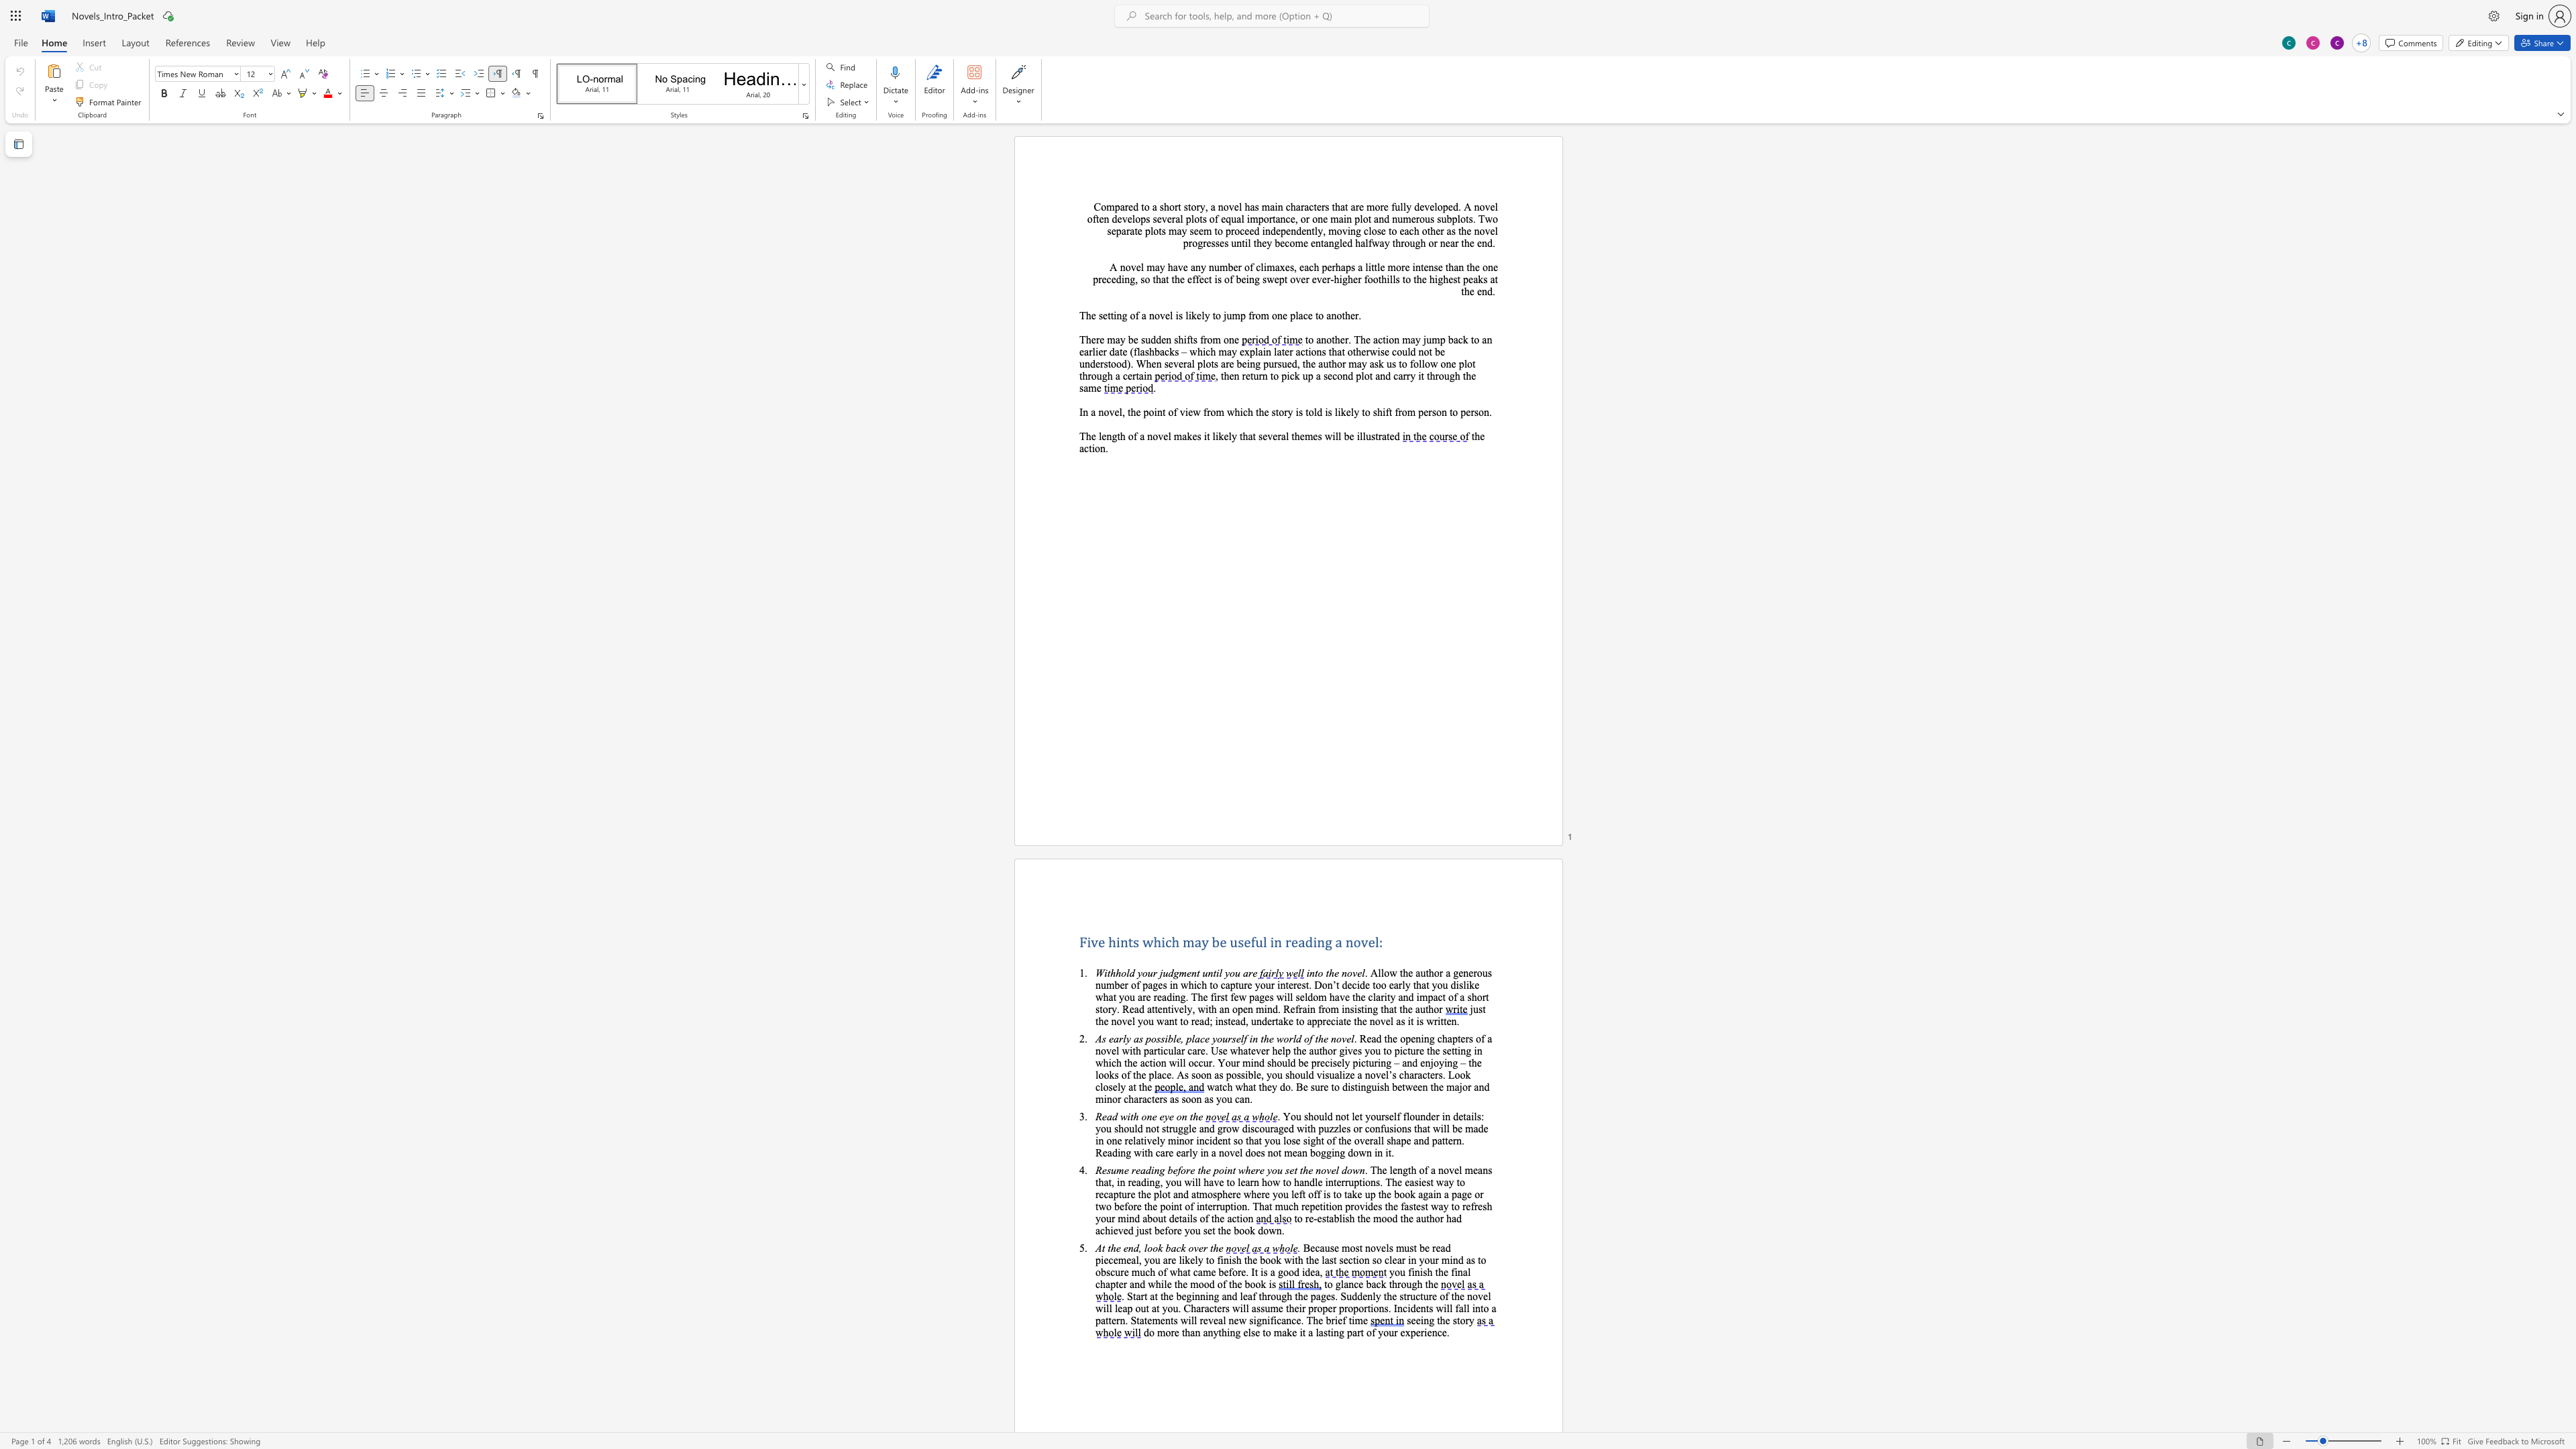 The width and height of the screenshot is (2576, 1449). Describe the element at coordinates (1103, 972) in the screenshot. I see `the space between the continuous character "W" and "i" in the text` at that location.